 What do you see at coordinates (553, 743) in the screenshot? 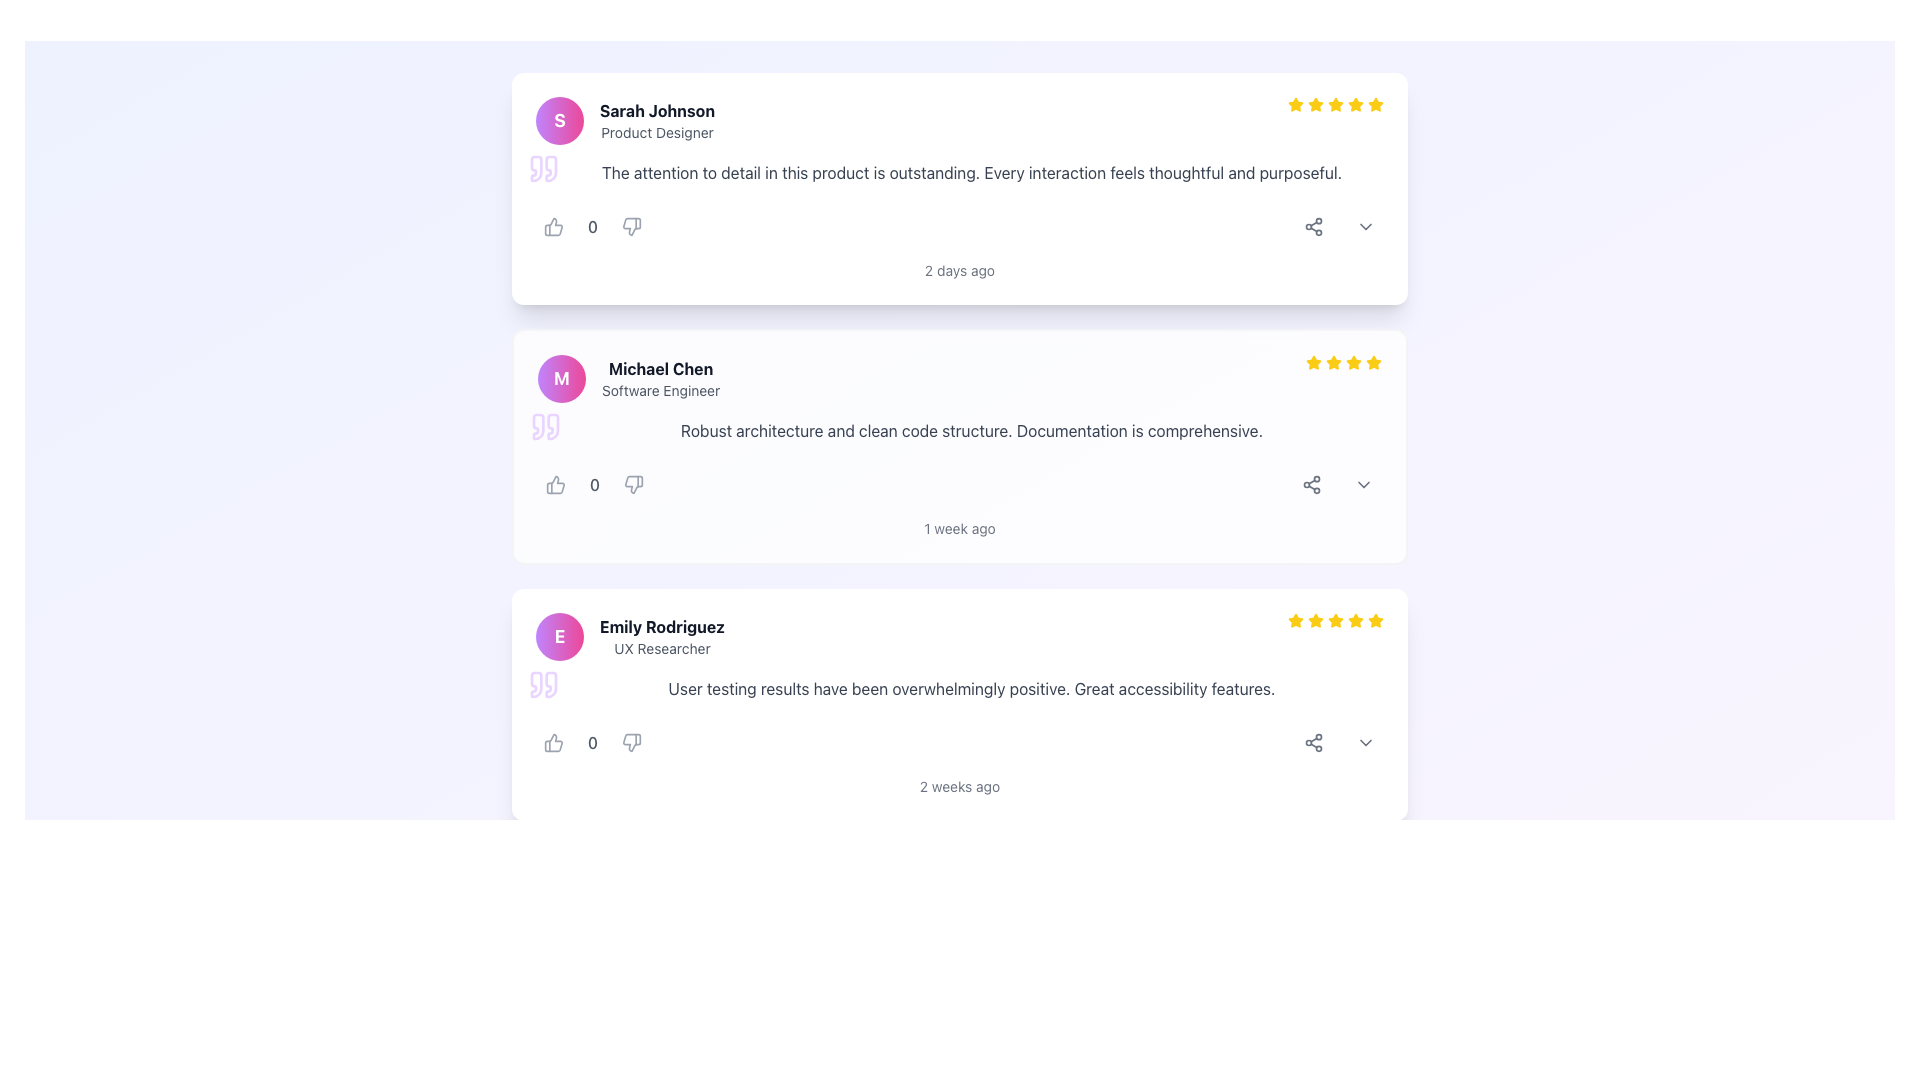
I see `the like button icon represented as an SVG graphic in the comment section for user Emily Rodriguez` at bounding box center [553, 743].